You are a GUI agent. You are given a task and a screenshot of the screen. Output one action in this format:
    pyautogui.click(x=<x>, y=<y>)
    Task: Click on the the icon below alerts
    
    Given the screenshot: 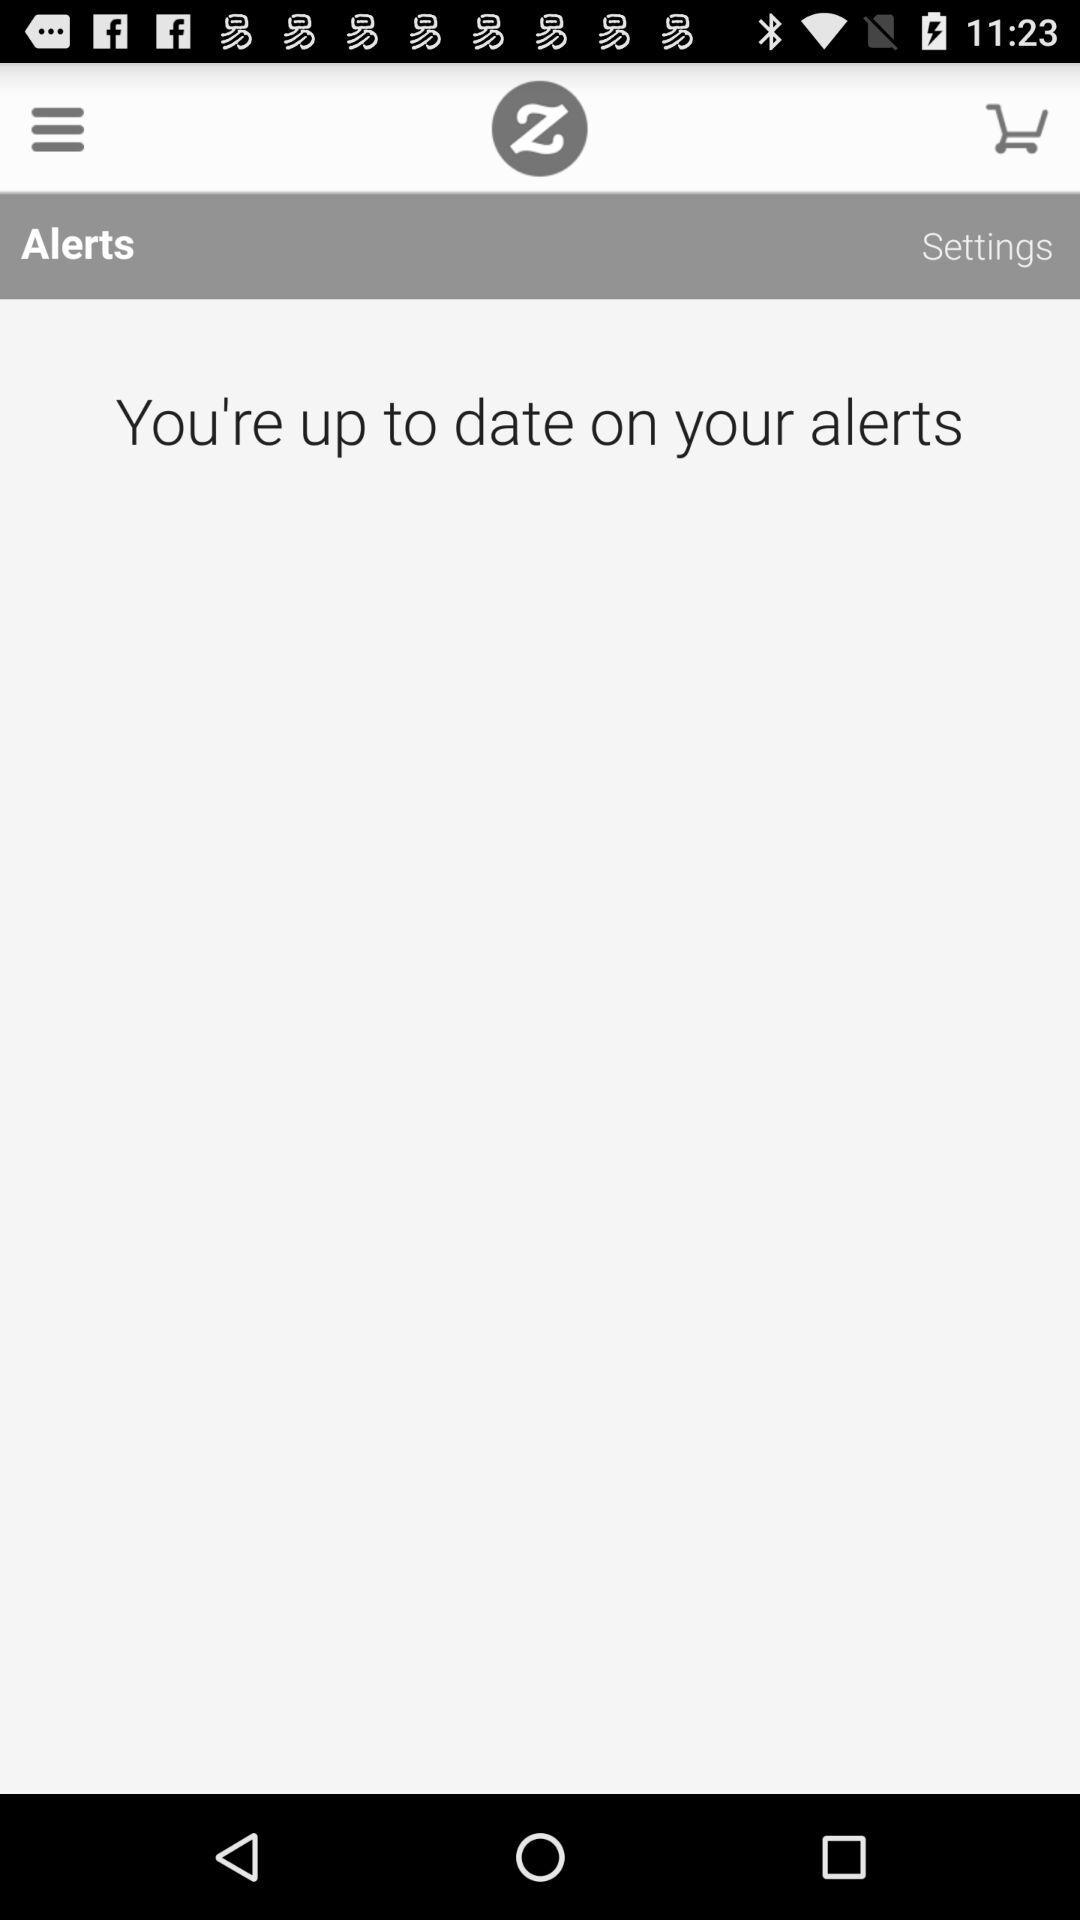 What is the action you would take?
    pyautogui.click(x=540, y=1045)
    